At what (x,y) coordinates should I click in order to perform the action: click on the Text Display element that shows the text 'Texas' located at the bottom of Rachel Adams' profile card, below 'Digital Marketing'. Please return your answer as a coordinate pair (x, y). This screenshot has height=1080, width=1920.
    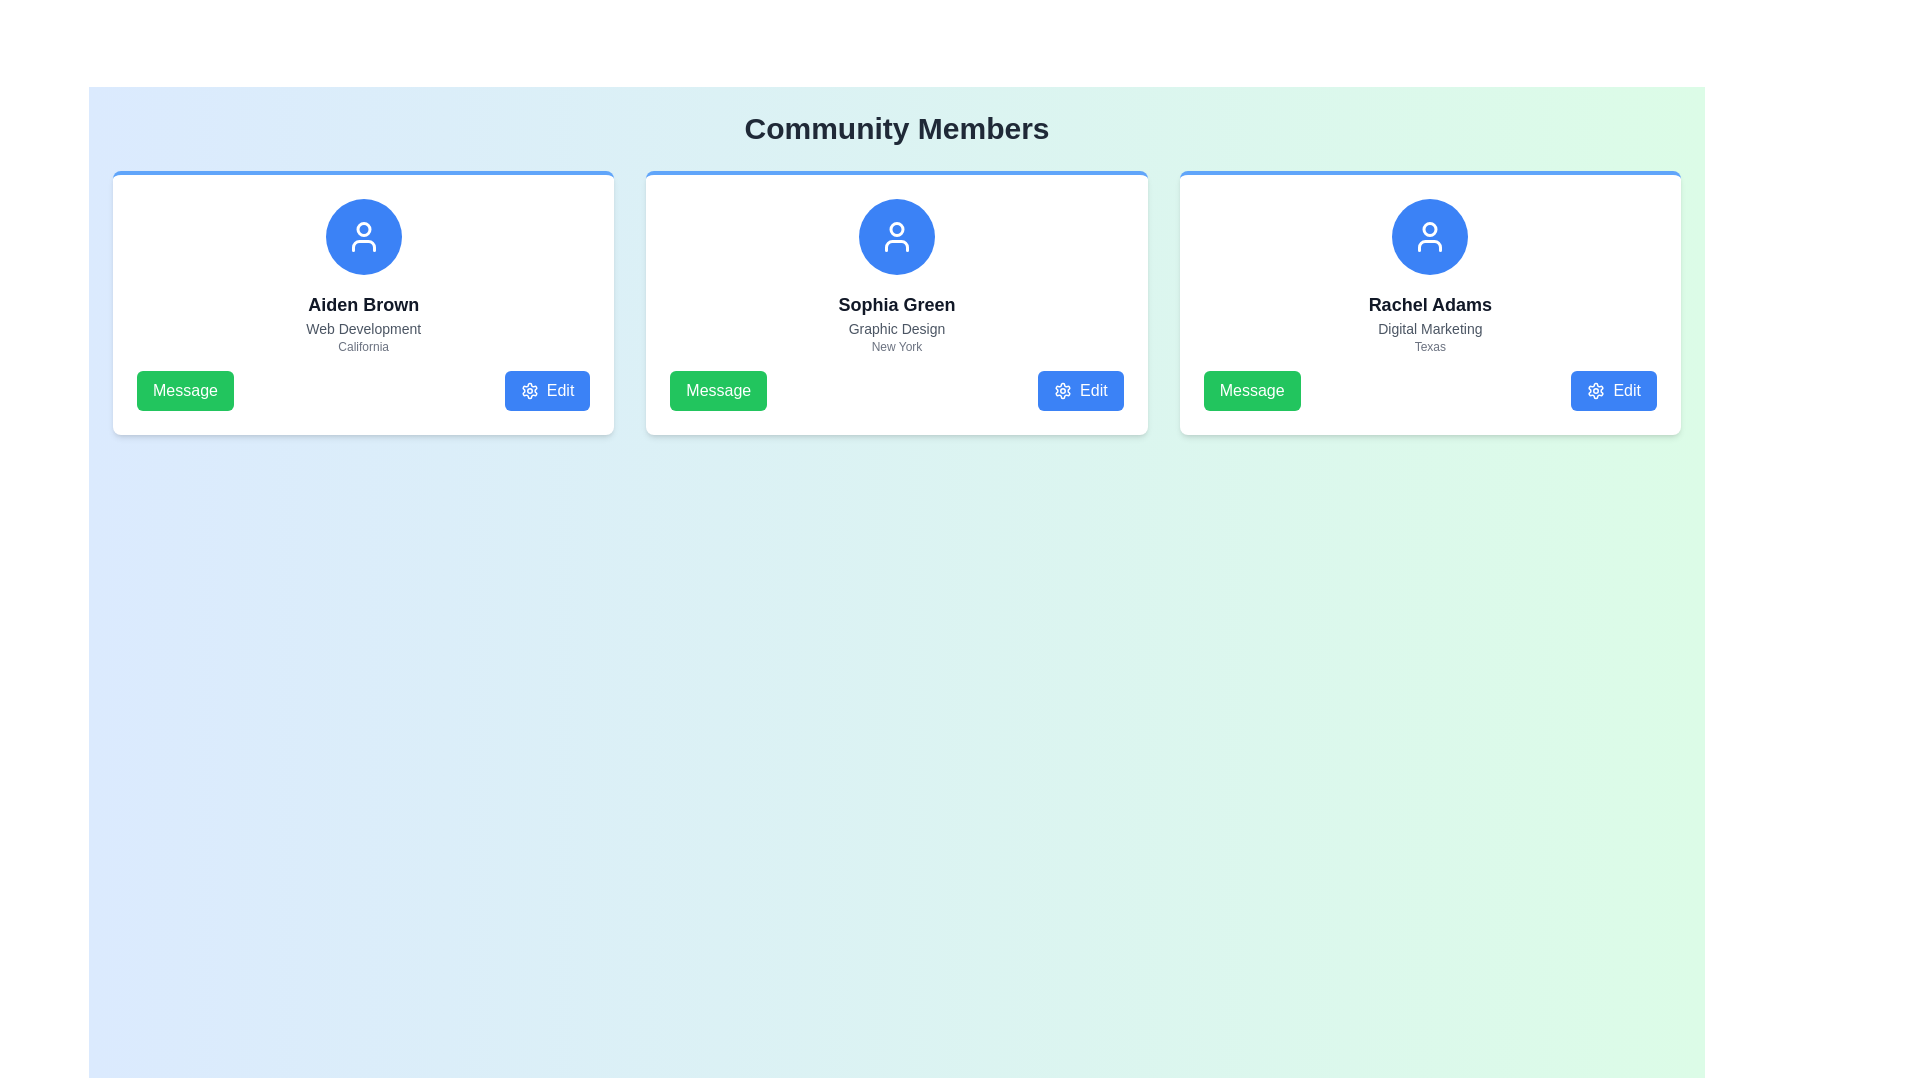
    Looking at the image, I should click on (1429, 346).